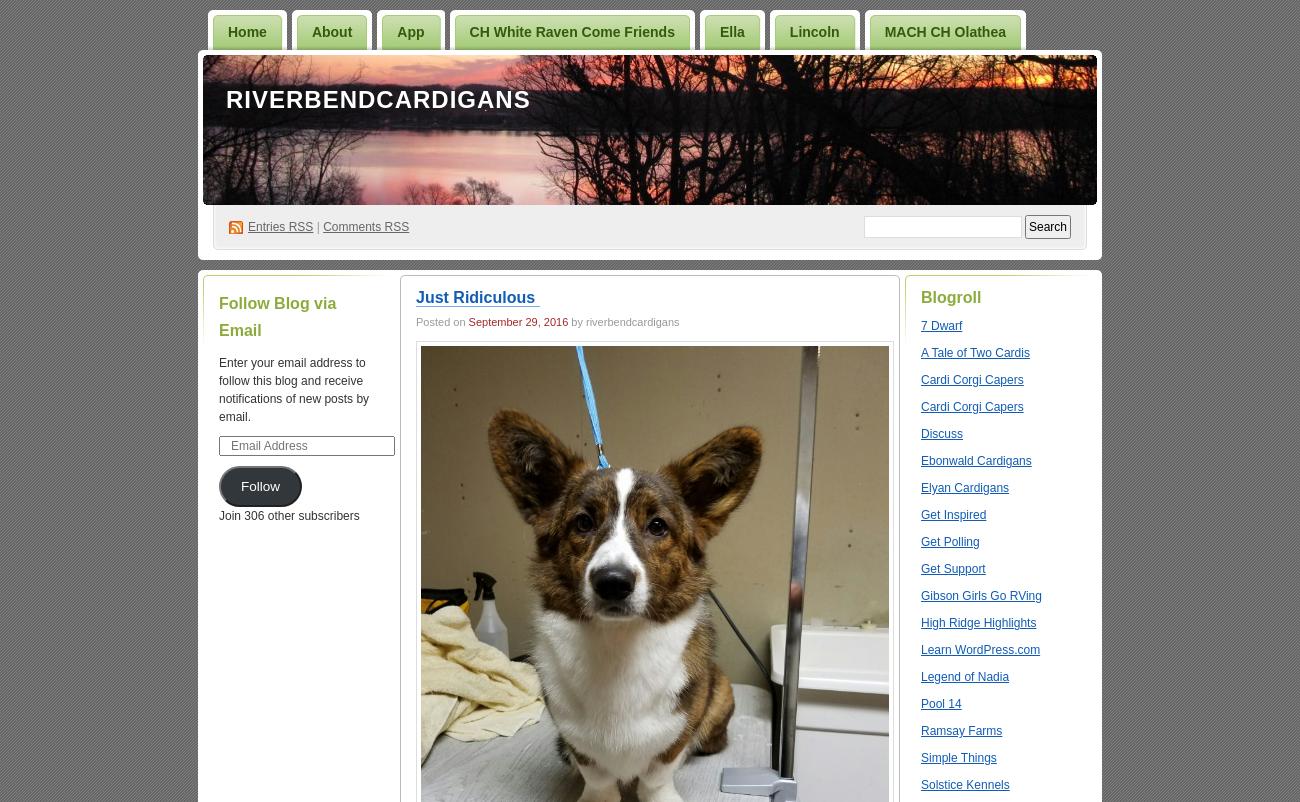  I want to click on 'Follow Blog via Email', so click(277, 316).